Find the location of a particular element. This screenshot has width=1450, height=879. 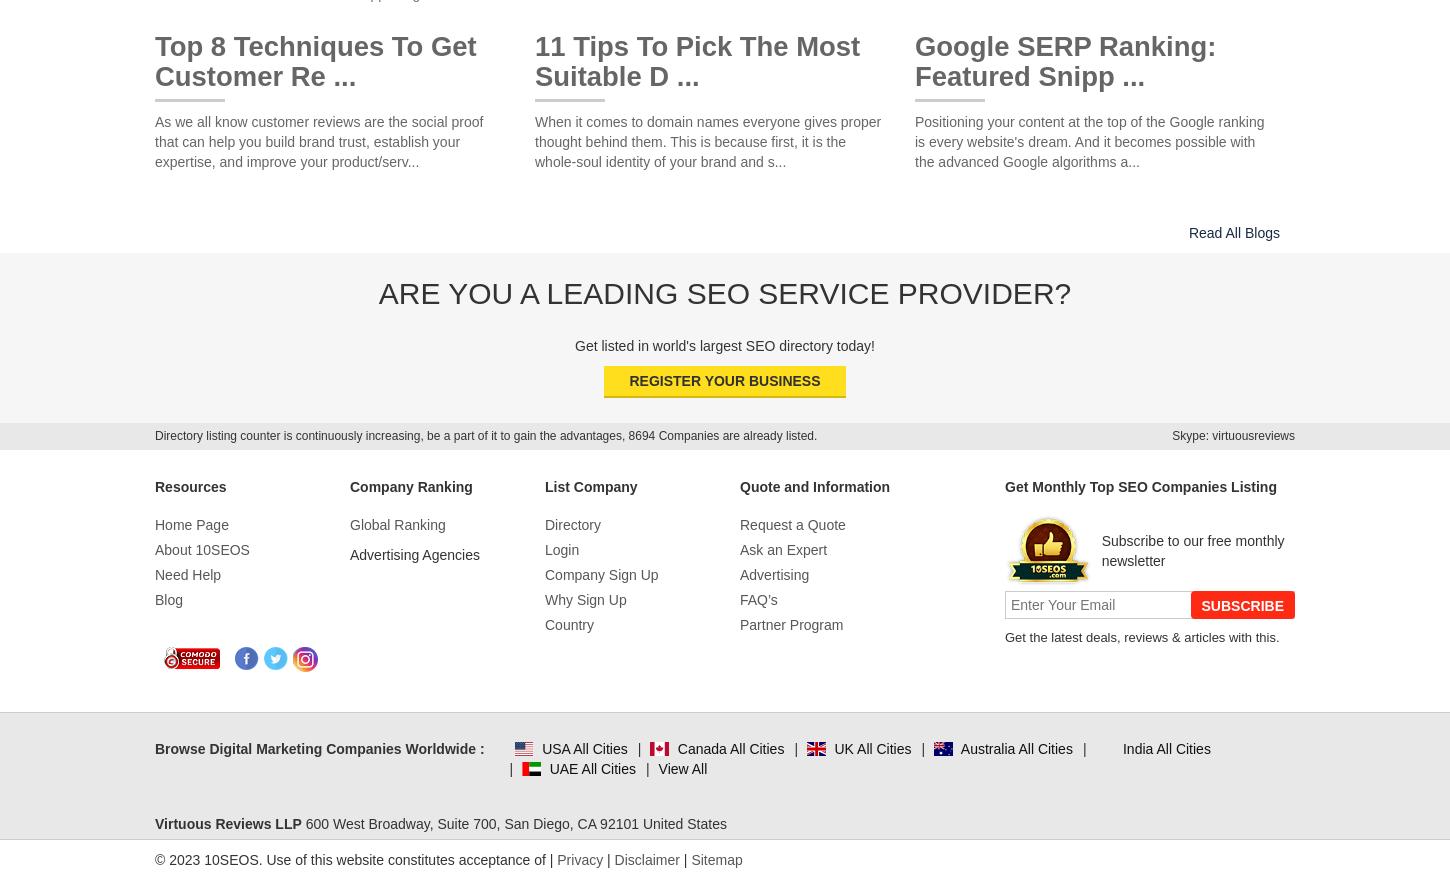

'Directory' is located at coordinates (573, 525).